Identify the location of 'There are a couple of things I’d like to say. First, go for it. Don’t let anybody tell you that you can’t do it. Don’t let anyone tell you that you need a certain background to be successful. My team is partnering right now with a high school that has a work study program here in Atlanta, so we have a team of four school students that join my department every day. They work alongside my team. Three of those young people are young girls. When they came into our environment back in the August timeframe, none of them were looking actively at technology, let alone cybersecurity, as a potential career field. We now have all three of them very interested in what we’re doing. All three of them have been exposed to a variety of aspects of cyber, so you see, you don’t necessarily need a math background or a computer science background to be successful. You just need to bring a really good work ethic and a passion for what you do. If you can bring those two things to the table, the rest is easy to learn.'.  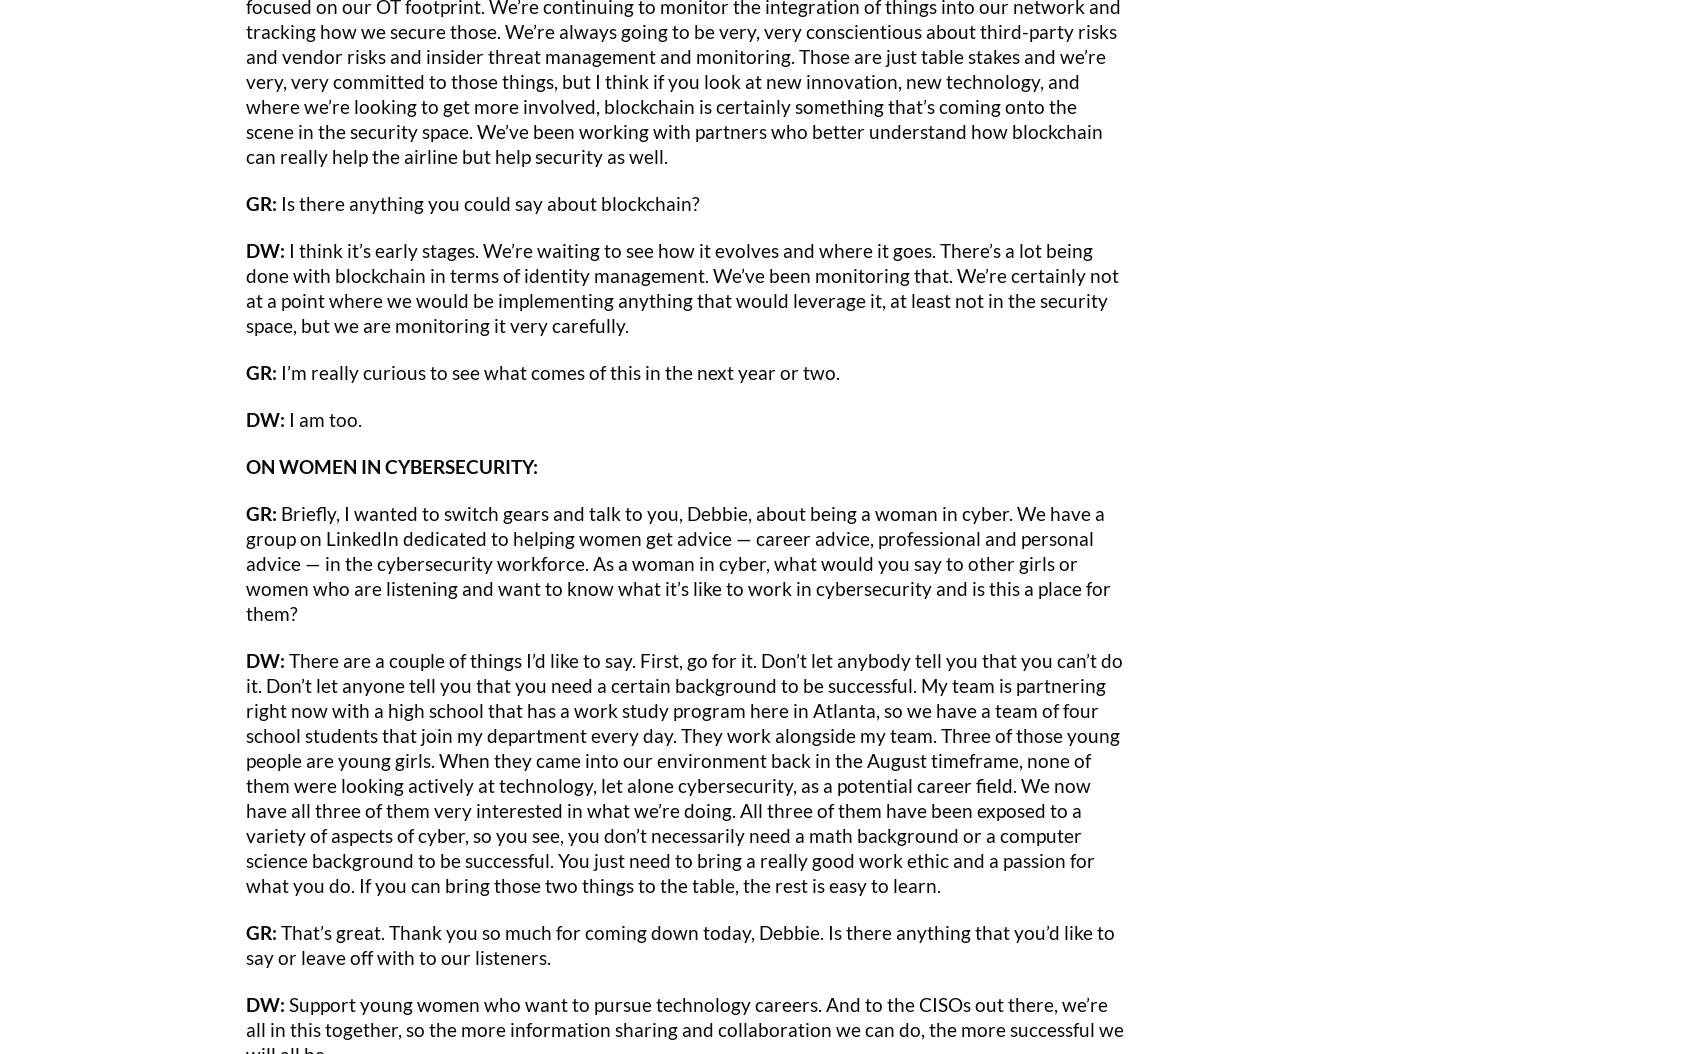
(246, 771).